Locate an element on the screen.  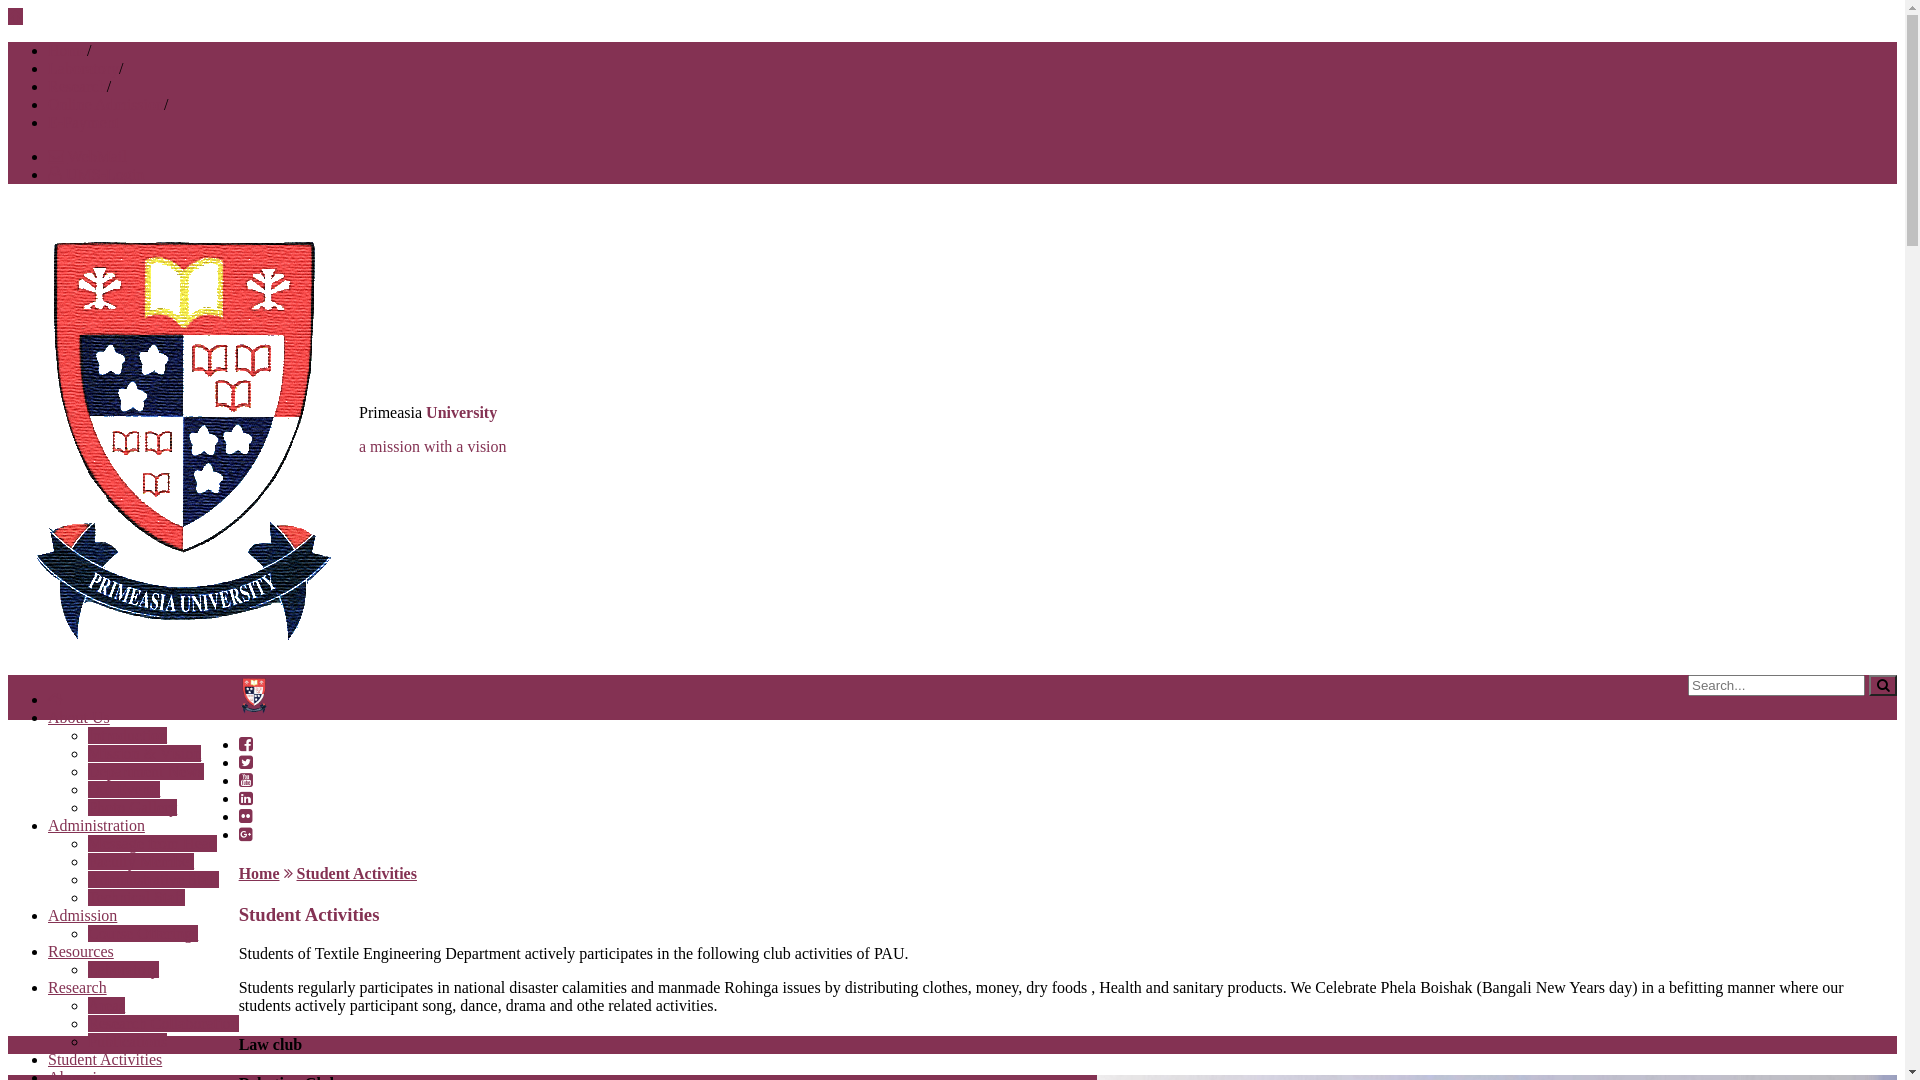
'Introduction' is located at coordinates (86, 735).